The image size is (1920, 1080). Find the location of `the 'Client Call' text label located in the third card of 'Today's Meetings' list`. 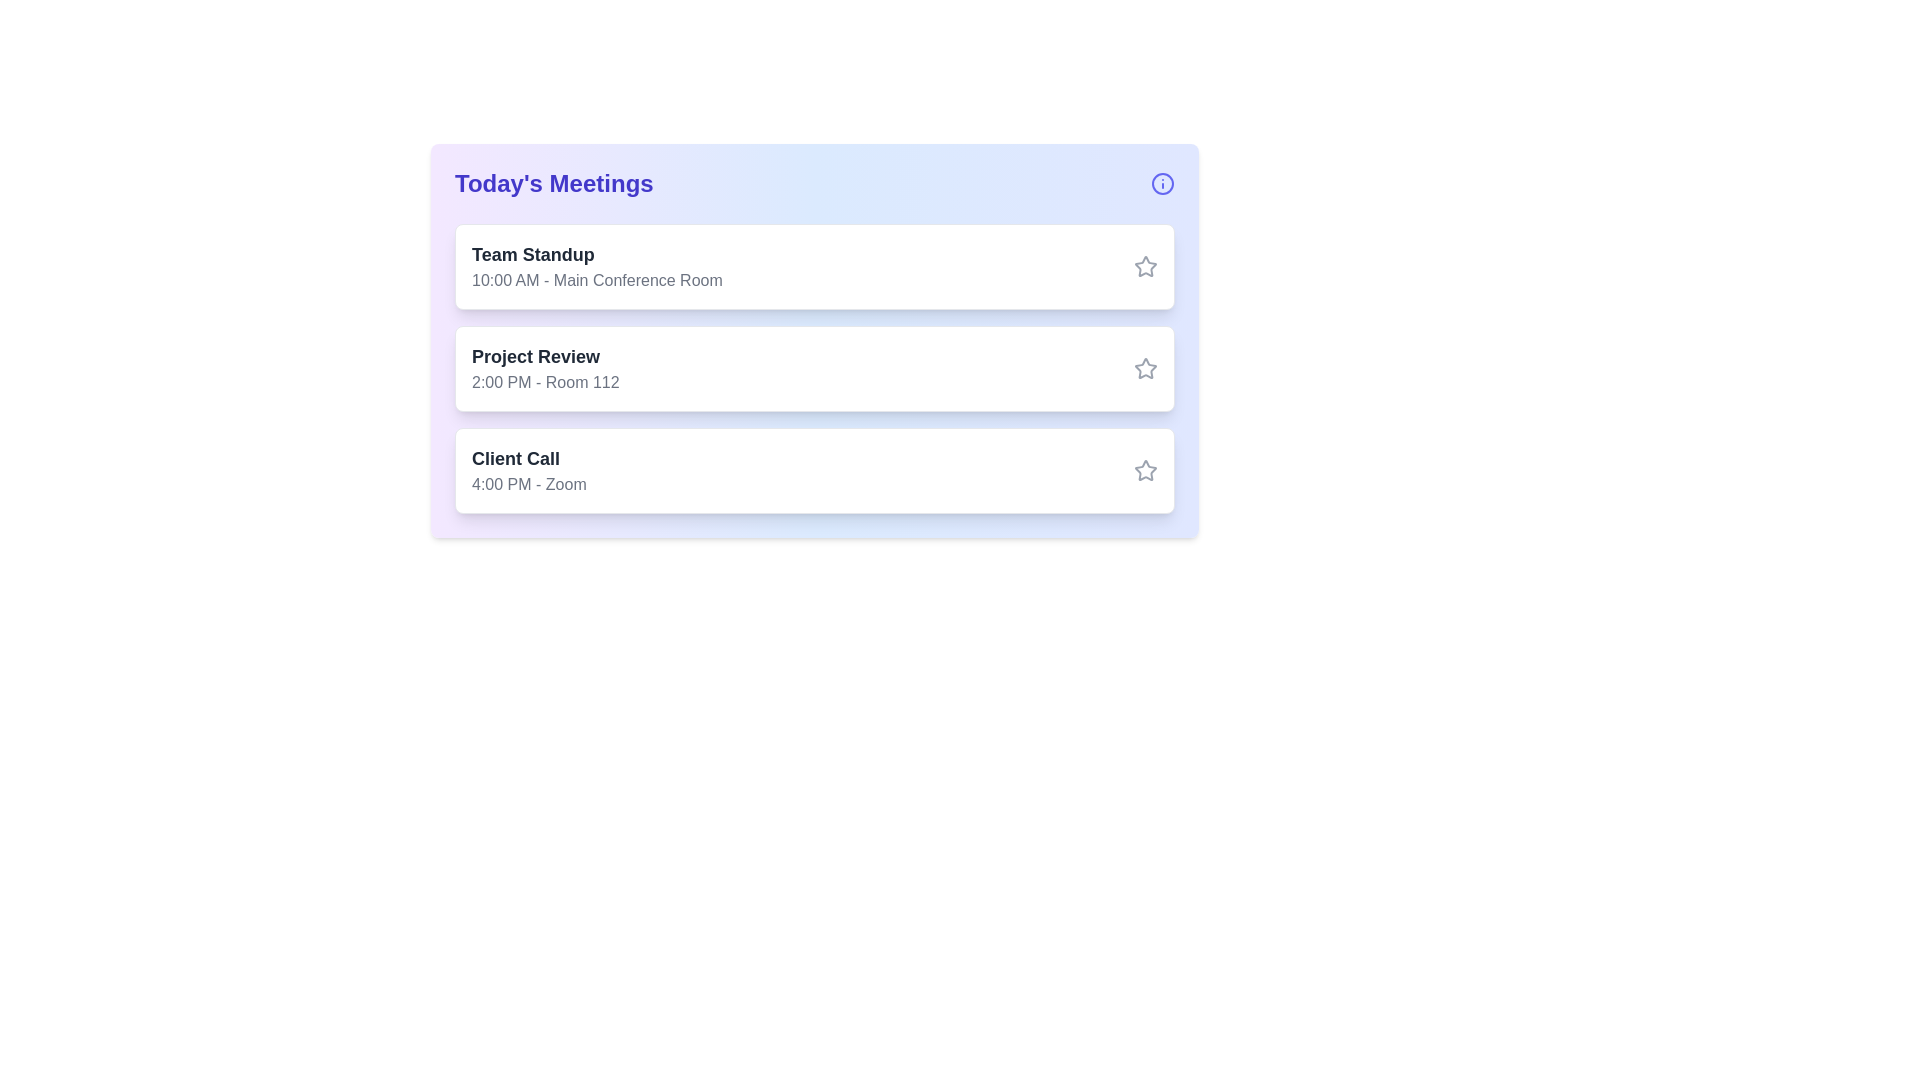

the 'Client Call' text label located in the third card of 'Today's Meetings' list is located at coordinates (529, 459).